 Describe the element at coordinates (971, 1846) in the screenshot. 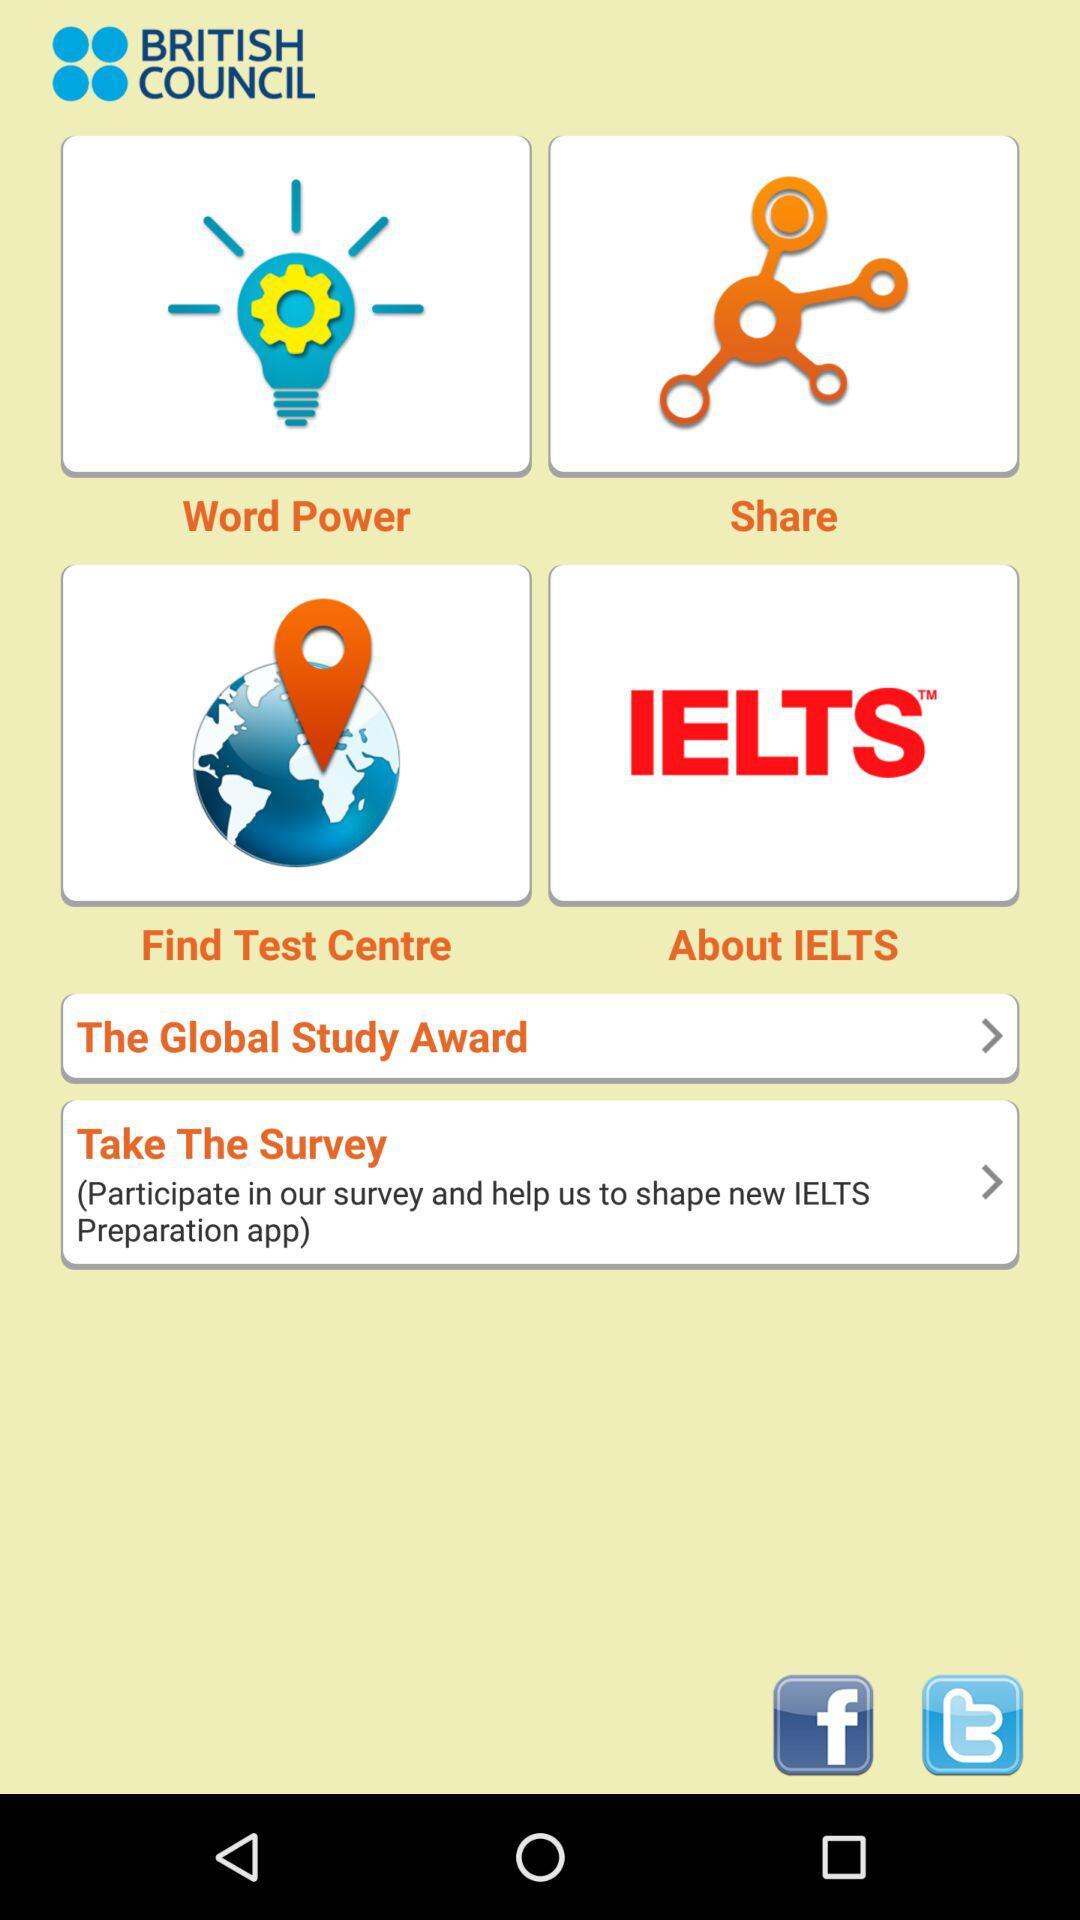

I see `the twitter icon` at that location.